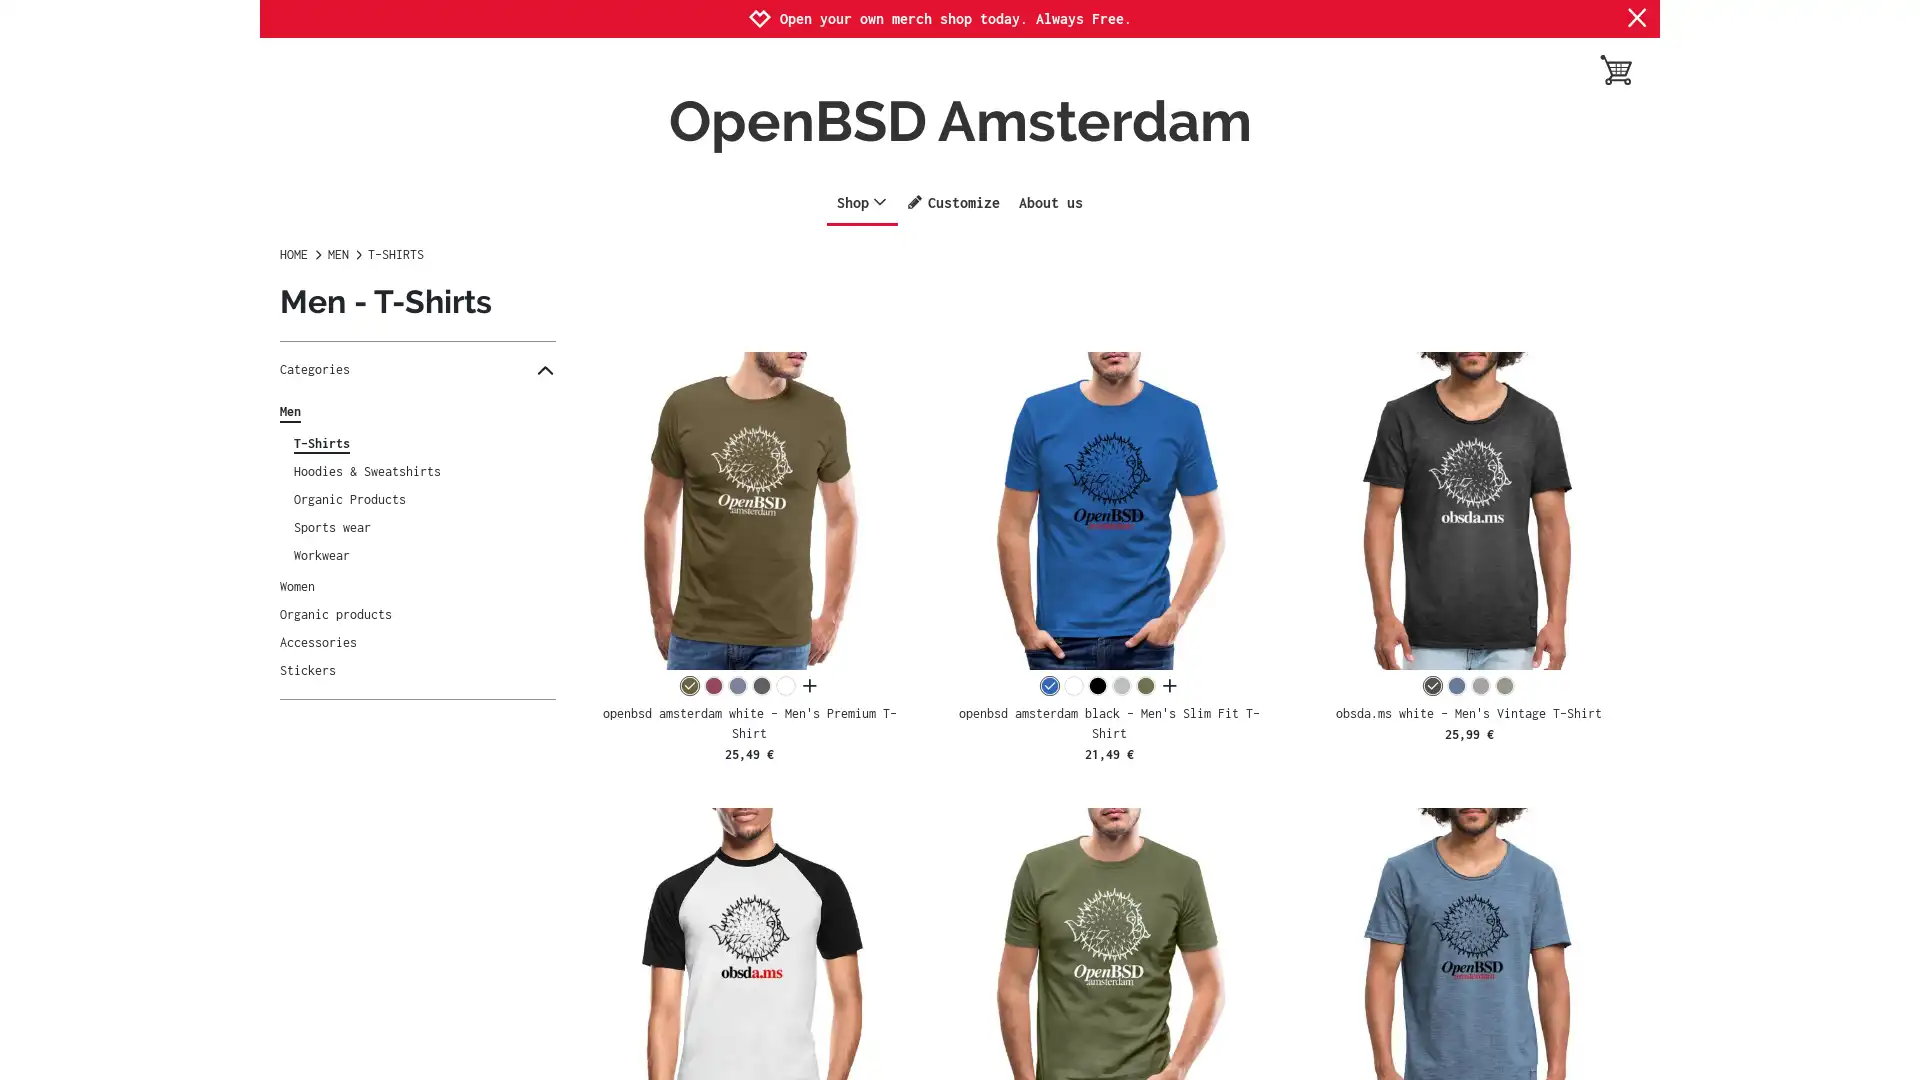 This screenshot has width=1920, height=1080. Describe the element at coordinates (1505, 685) in the screenshot. I see `vintage khaki` at that location.